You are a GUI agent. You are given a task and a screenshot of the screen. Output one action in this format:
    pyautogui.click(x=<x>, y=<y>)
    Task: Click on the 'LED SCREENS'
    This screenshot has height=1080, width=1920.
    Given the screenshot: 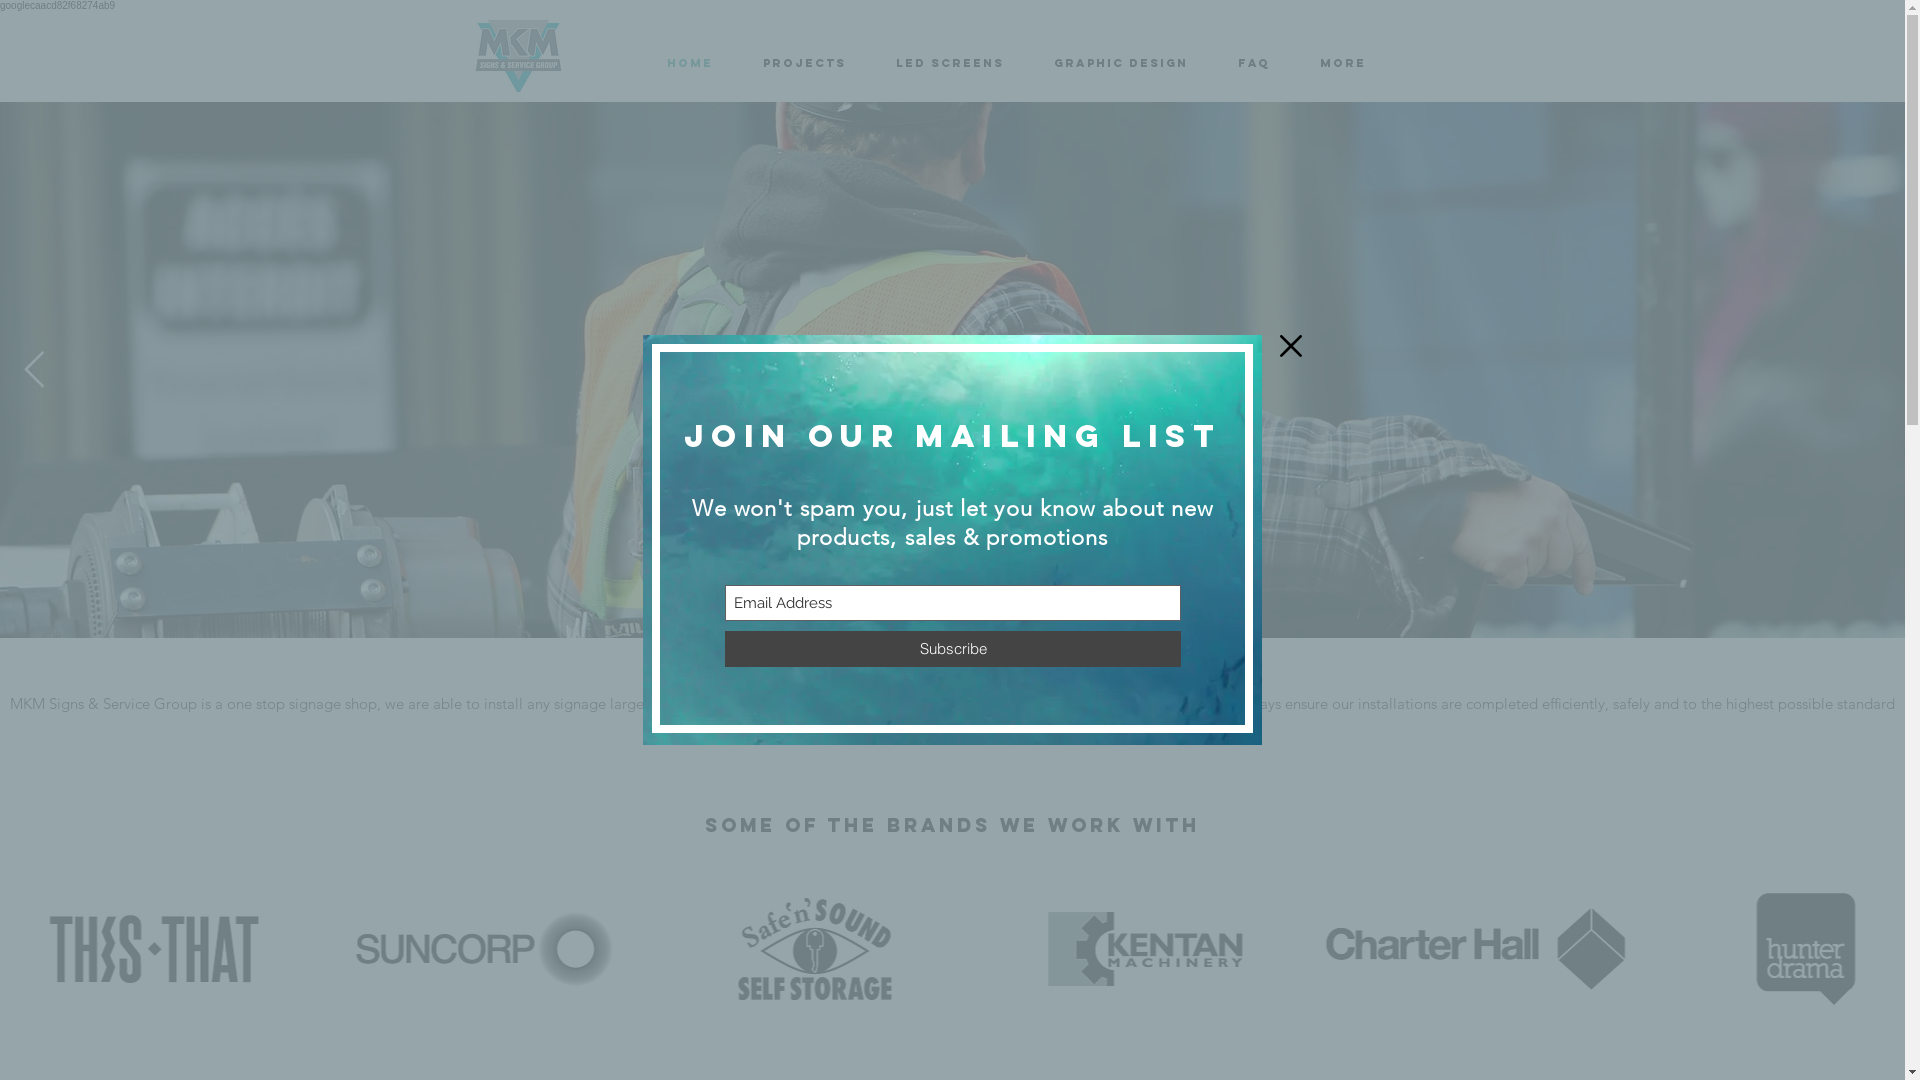 What is the action you would take?
    pyautogui.click(x=948, y=61)
    